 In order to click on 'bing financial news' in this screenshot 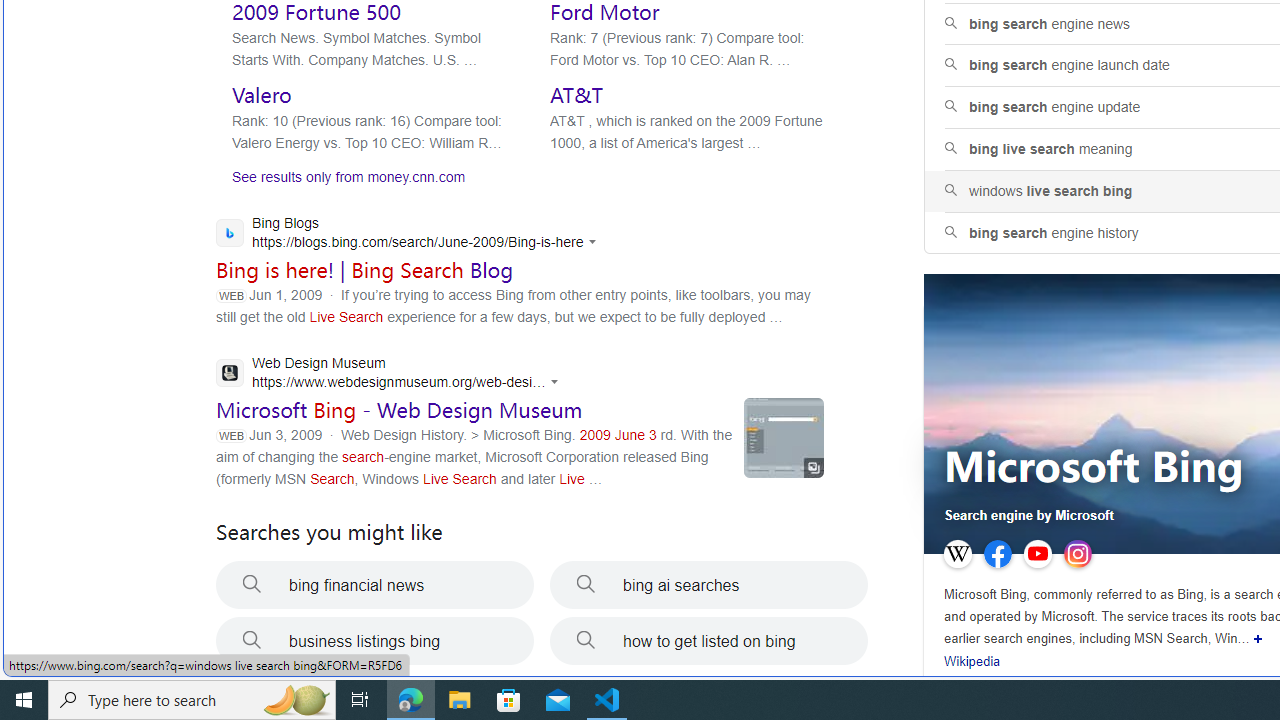, I will do `click(375, 585)`.